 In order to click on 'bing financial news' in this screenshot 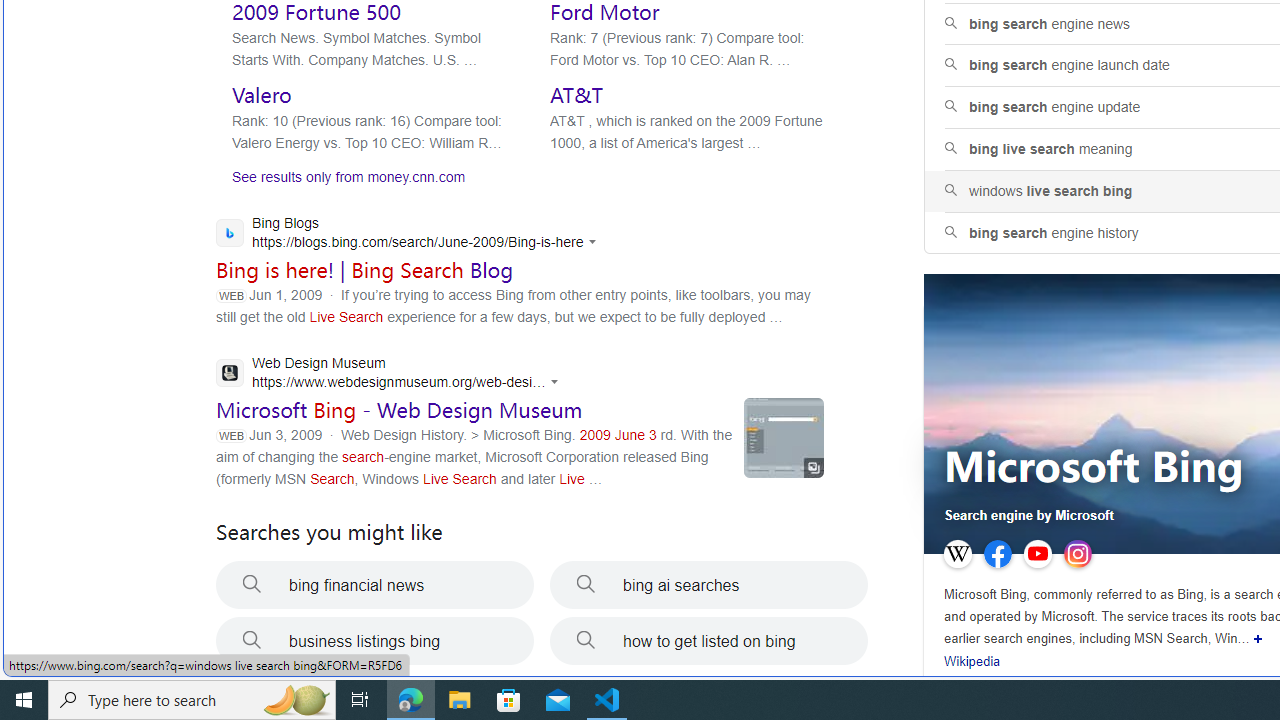, I will do `click(375, 585)`.